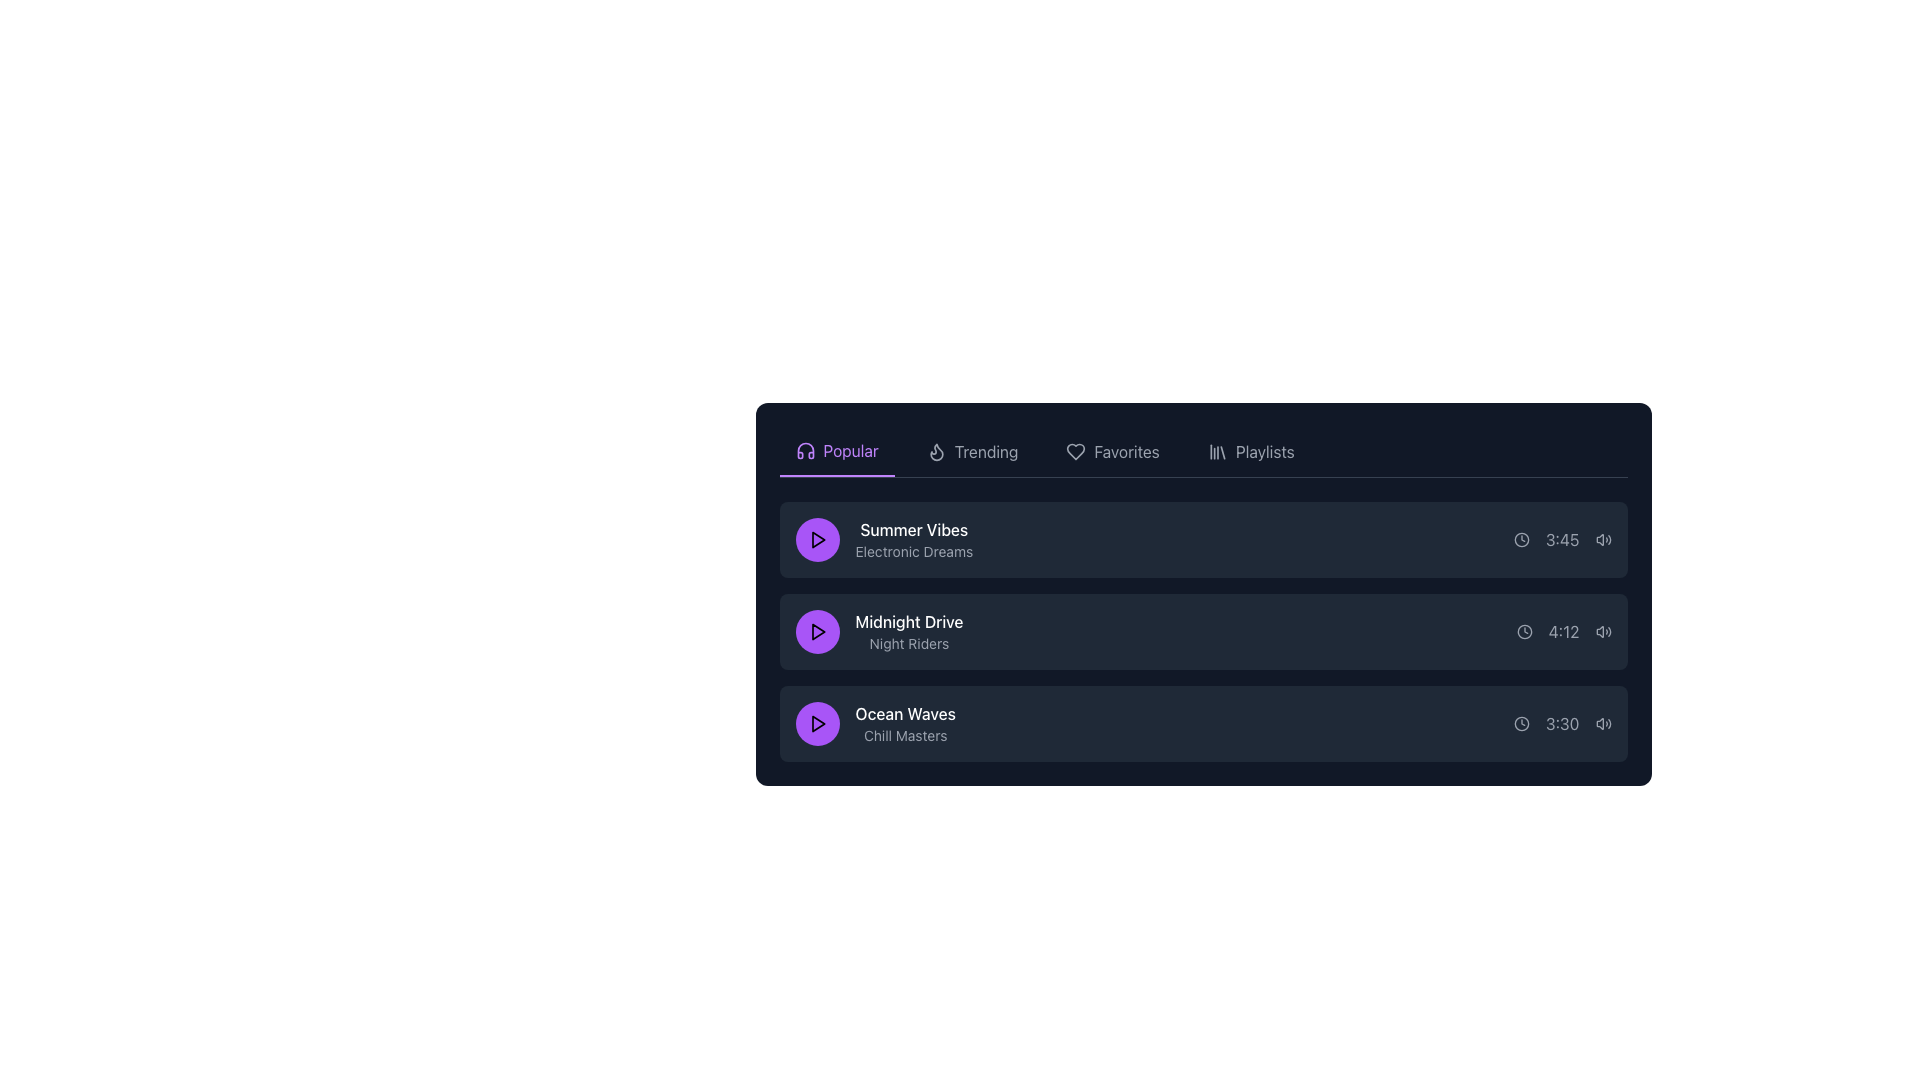 The image size is (1920, 1080). Describe the element at coordinates (1520, 540) in the screenshot. I see `the clock icon, which is a minimalistic design located adjacent to the time label '3:45' in the top section of the interface` at that location.